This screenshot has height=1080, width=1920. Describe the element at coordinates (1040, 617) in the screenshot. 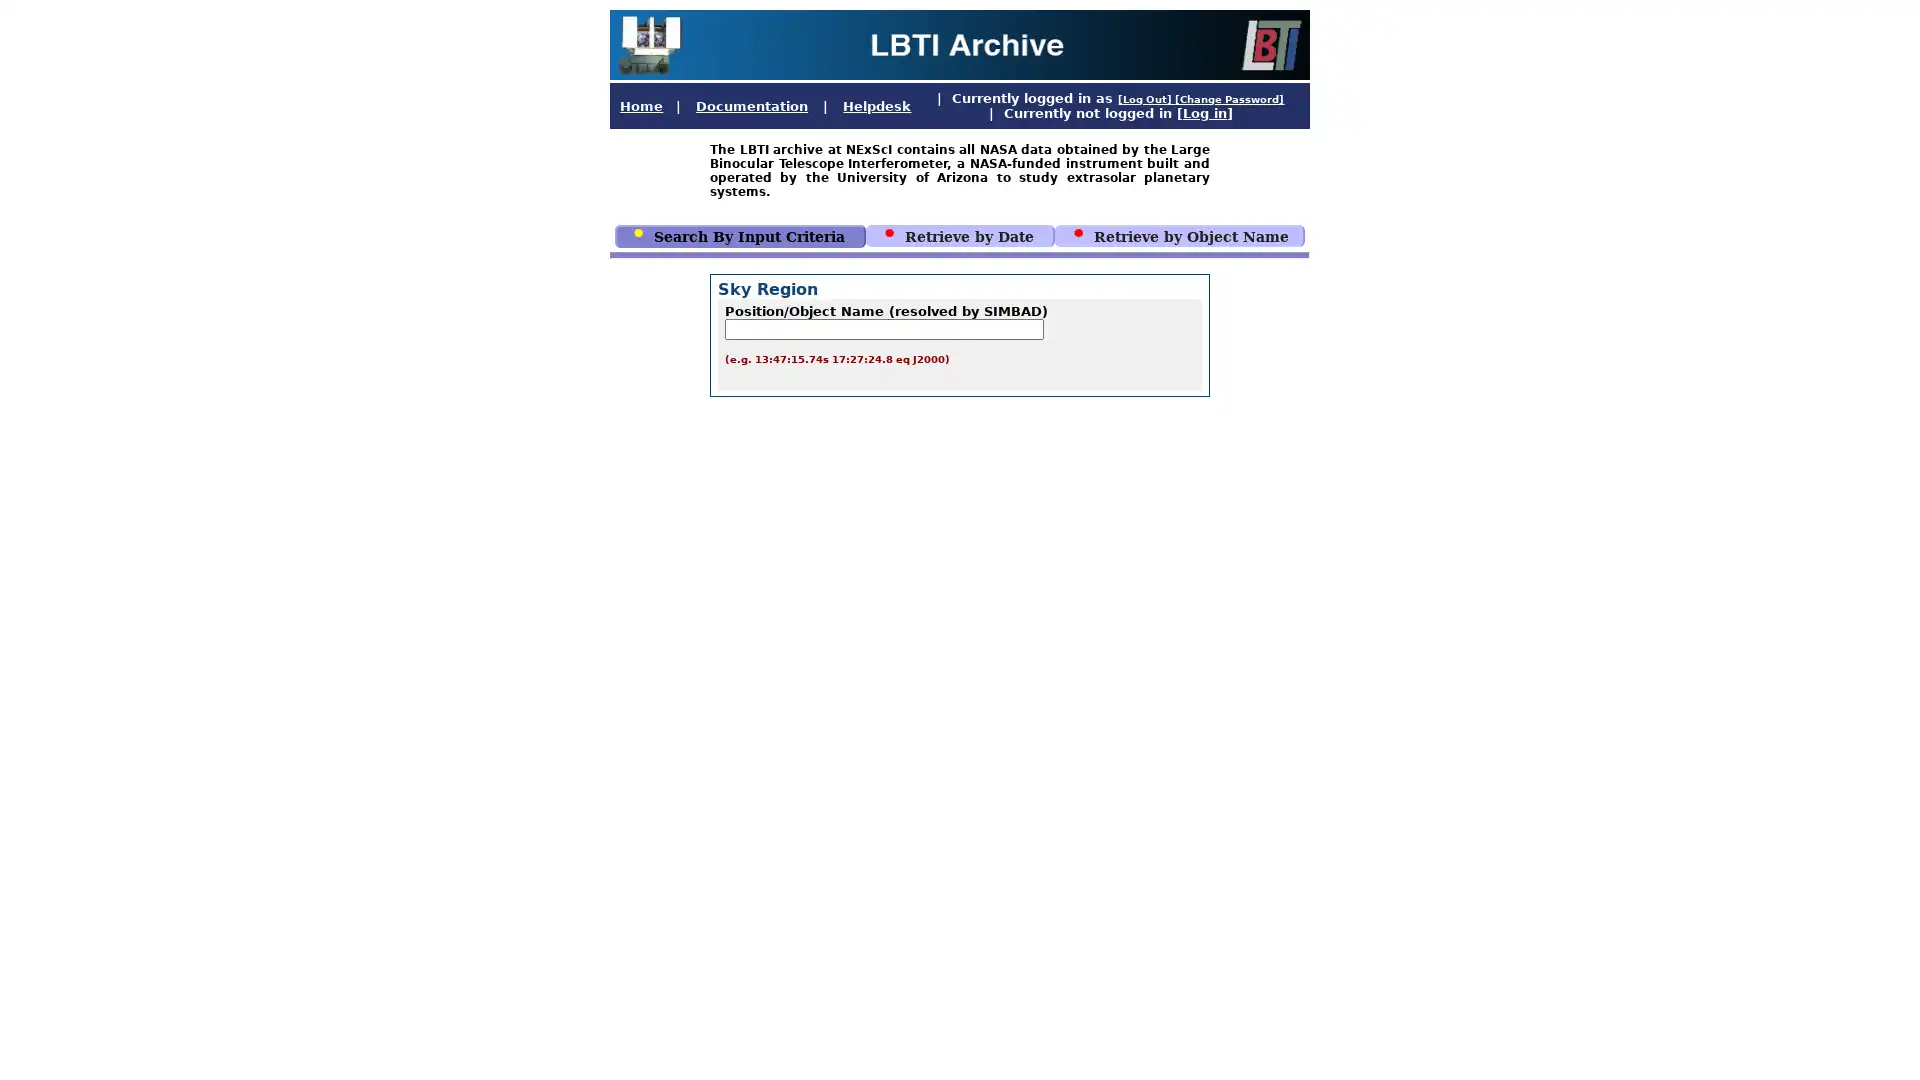

I see `Reset` at that location.